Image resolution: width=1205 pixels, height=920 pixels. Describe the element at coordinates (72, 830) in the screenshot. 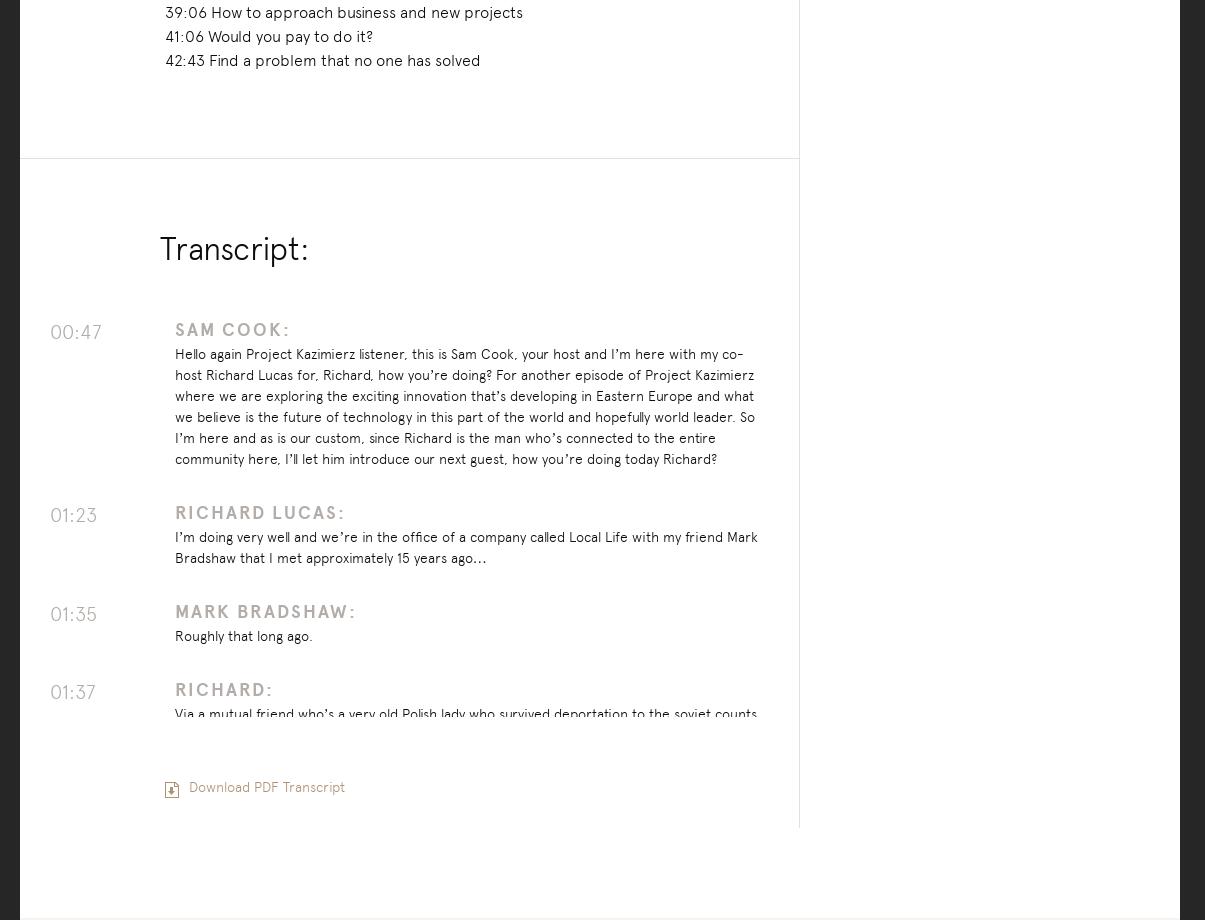

I see `'01:57'` at that location.